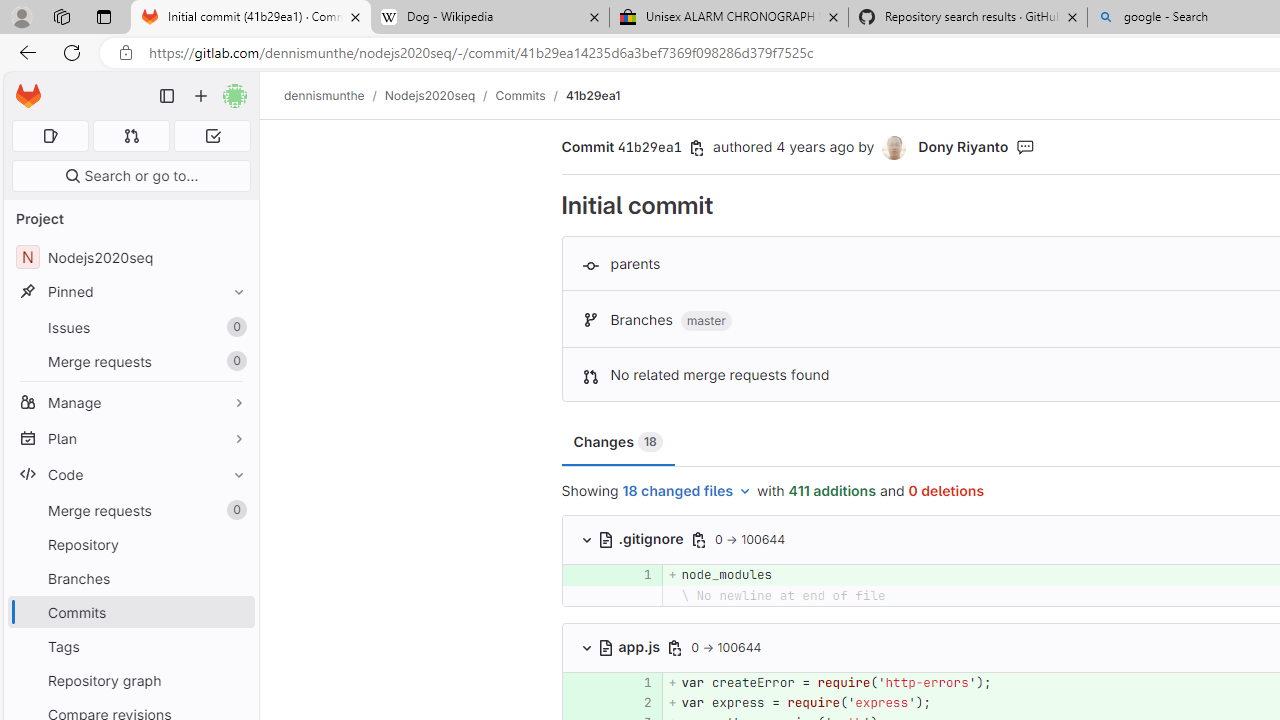 The image size is (1280, 720). What do you see at coordinates (895, 147) in the screenshot?
I see `'Dony Riyanto'` at bounding box center [895, 147].